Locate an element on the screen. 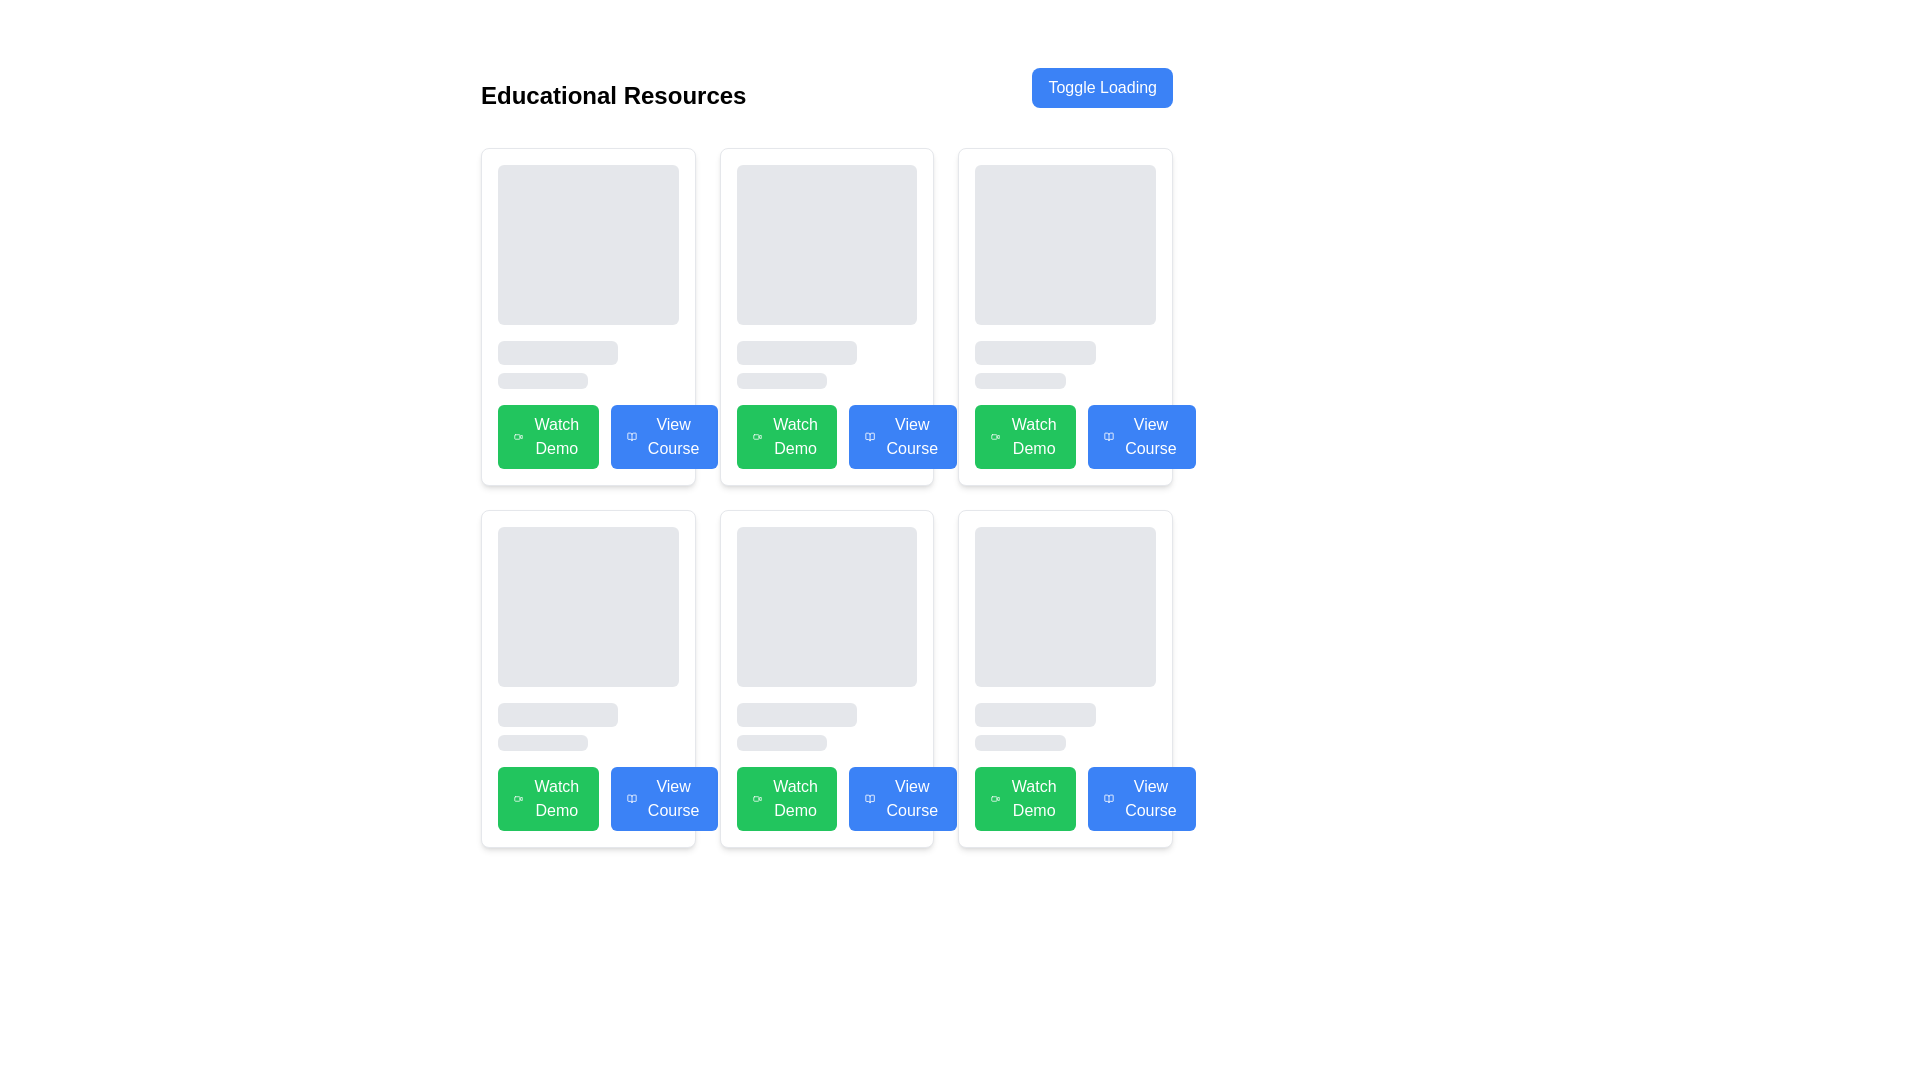 Image resolution: width=1920 pixels, height=1080 pixels. SVG icon located at the leftmost part of the 'Watch Demo' button, which is green with white text, for debugging purposes is located at coordinates (756, 435).